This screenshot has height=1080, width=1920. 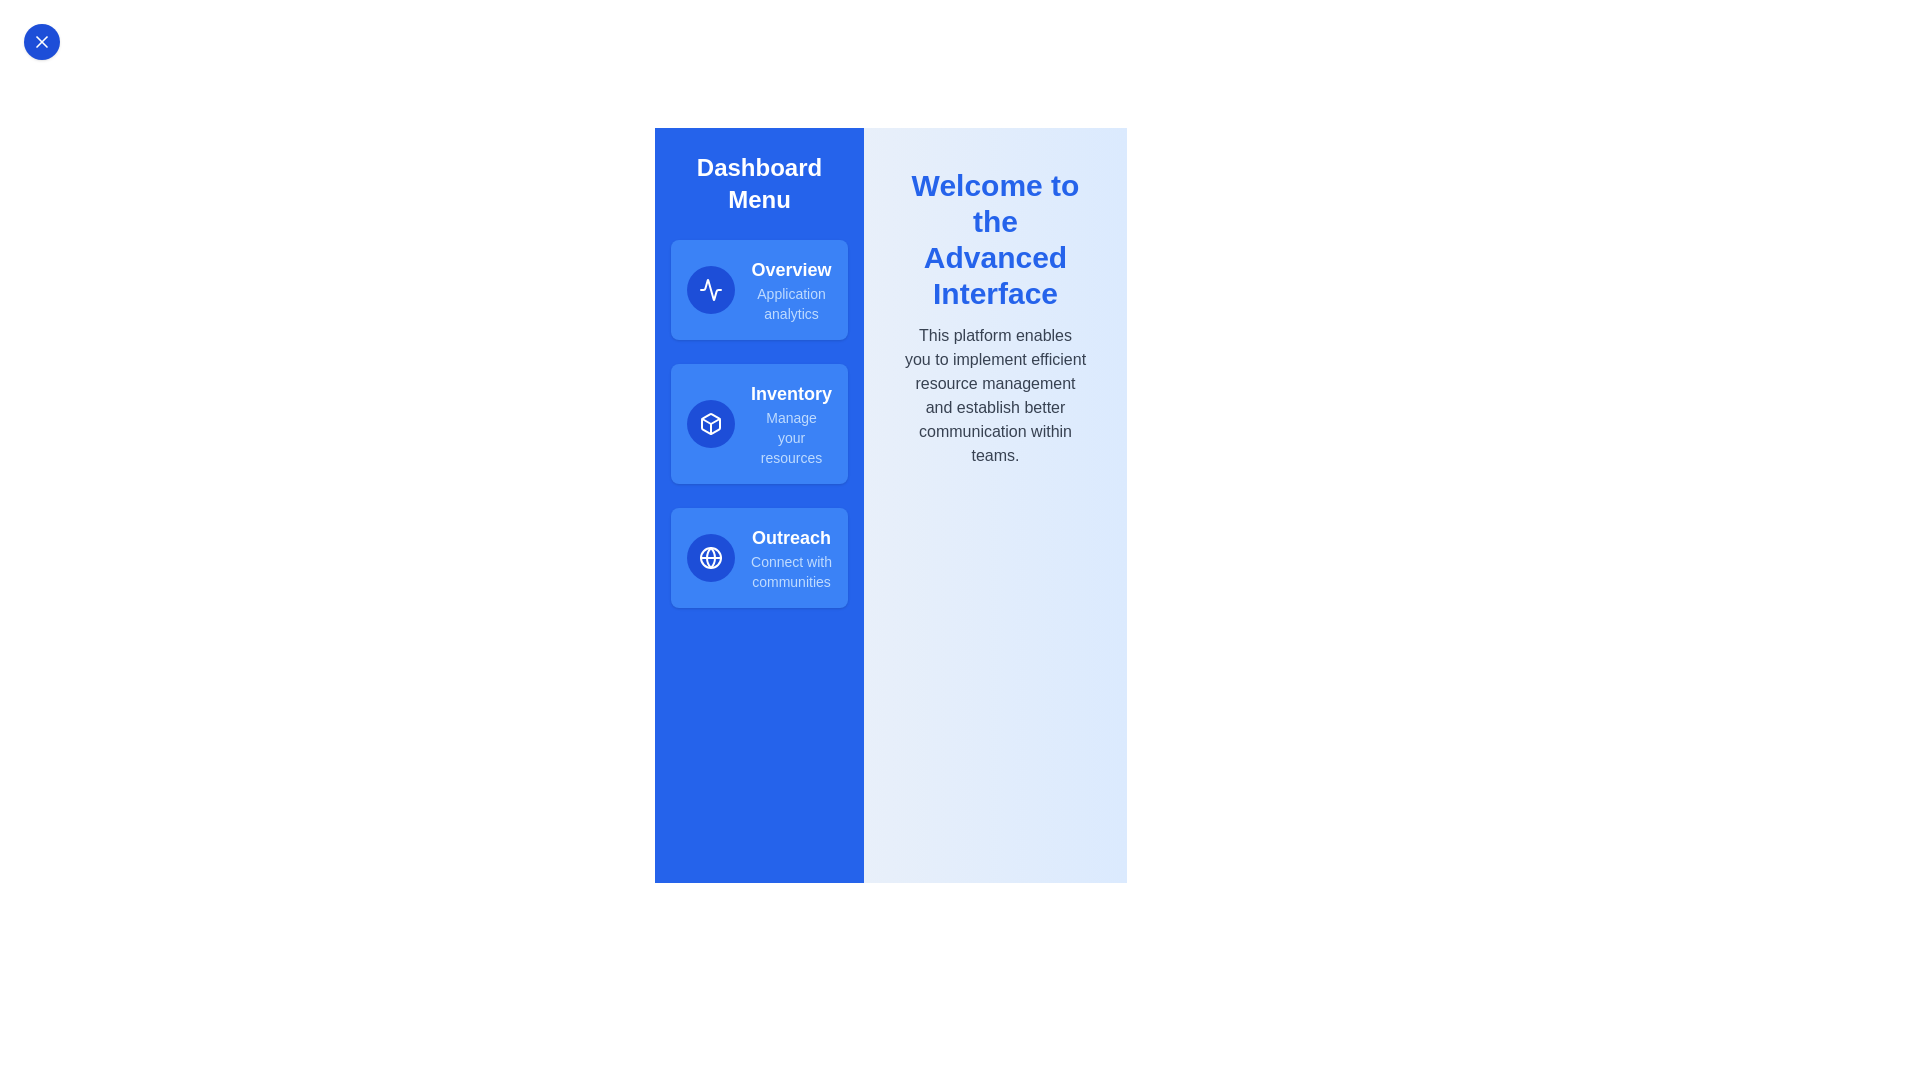 I want to click on the menu item Overview to observe visual feedback, so click(x=758, y=289).